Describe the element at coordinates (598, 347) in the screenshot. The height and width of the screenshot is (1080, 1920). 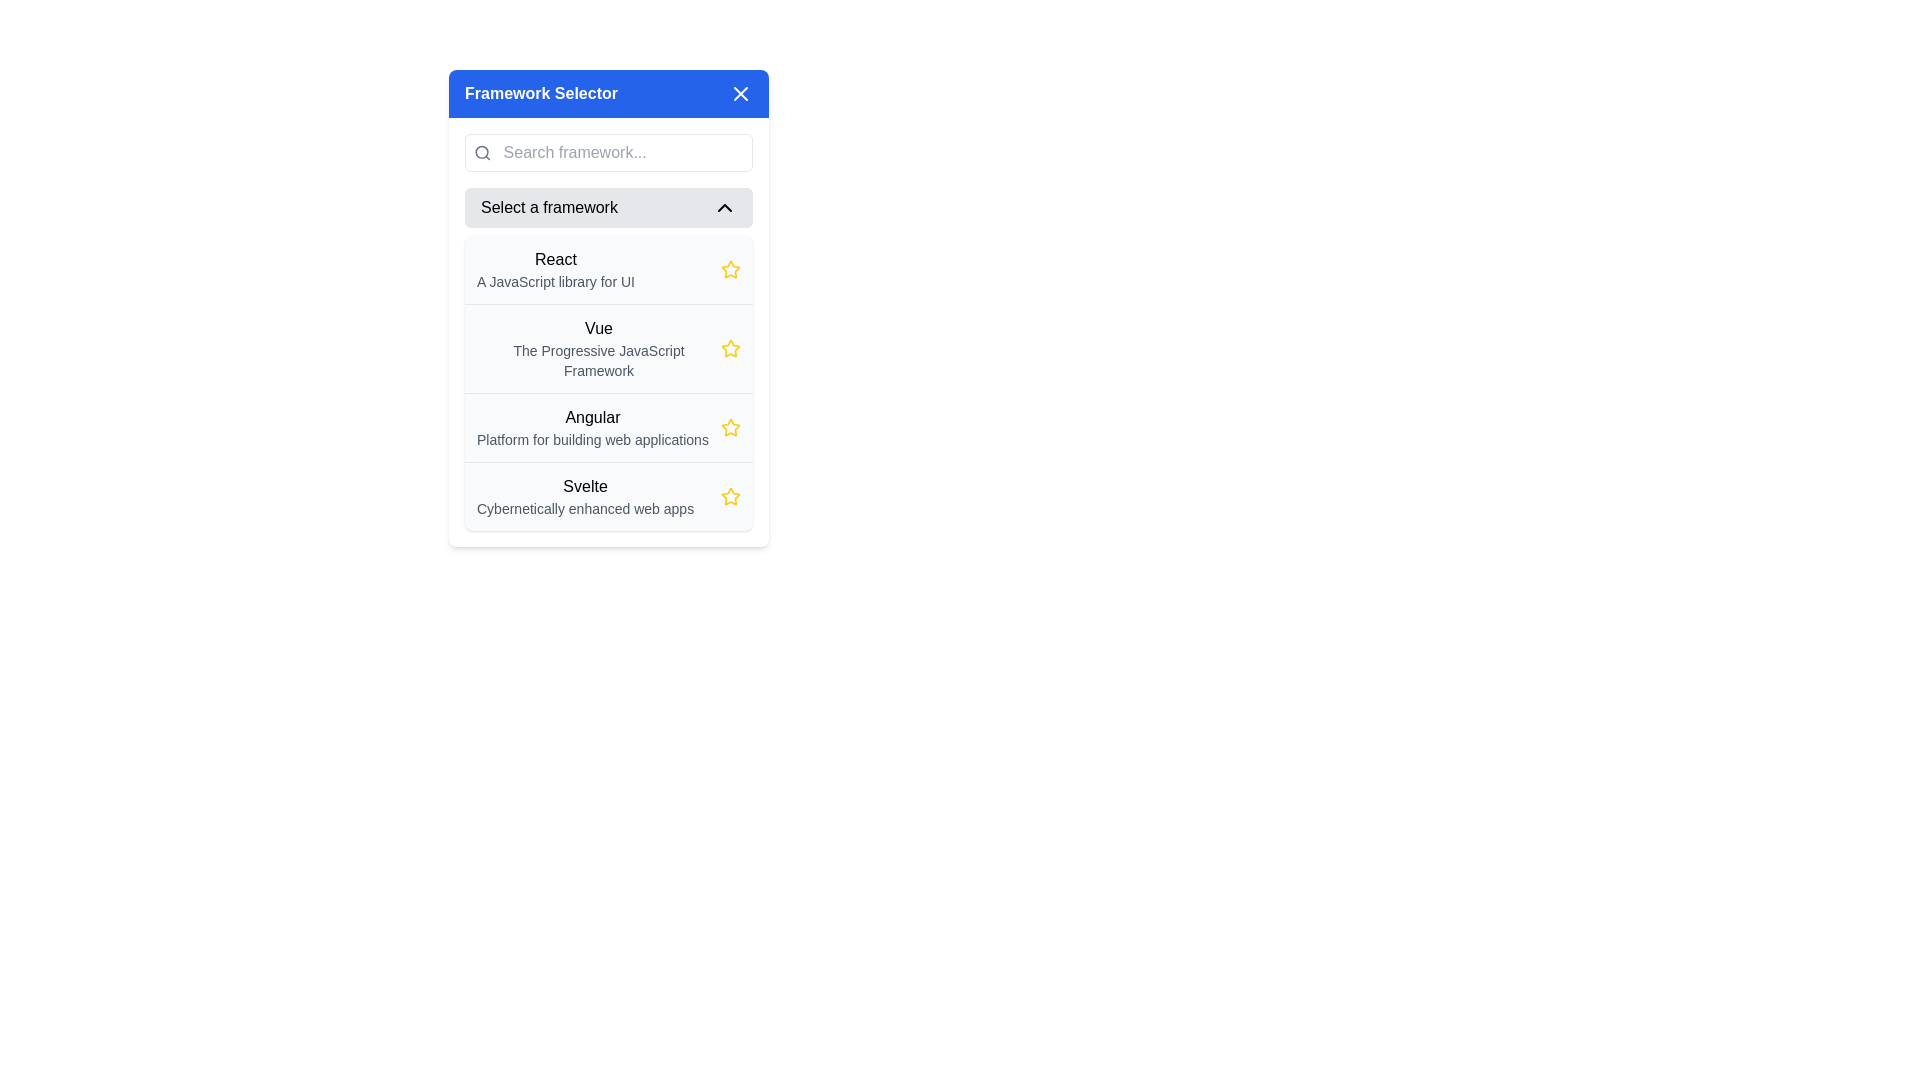
I see `the text label displaying 'Vue'` at that location.